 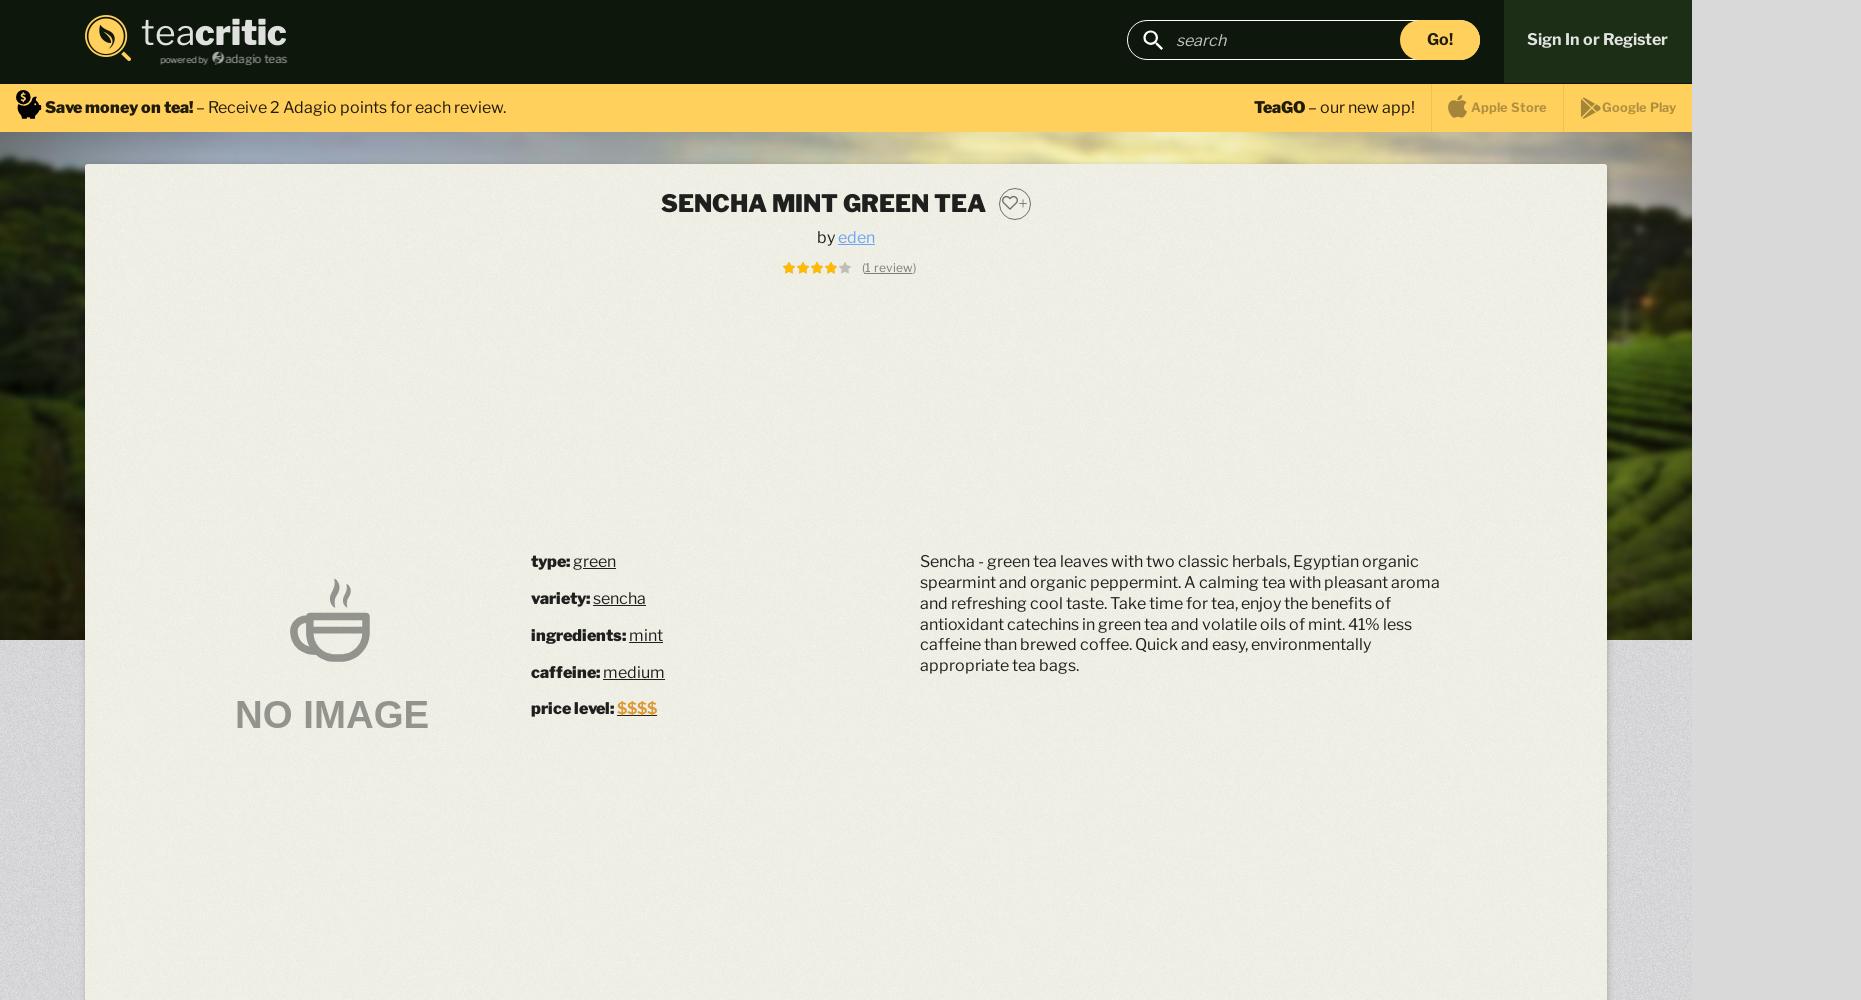 What do you see at coordinates (183, 59) in the screenshot?
I see `'powered by'` at bounding box center [183, 59].